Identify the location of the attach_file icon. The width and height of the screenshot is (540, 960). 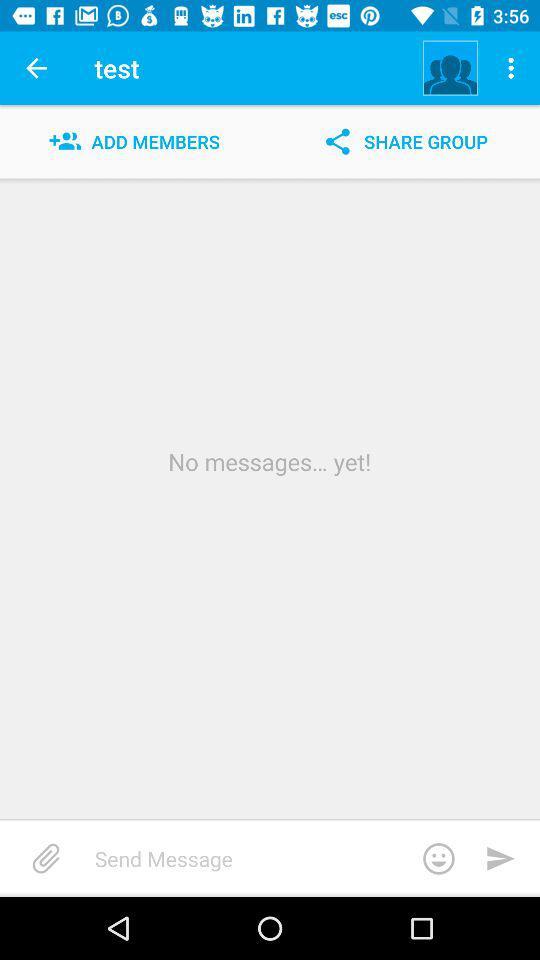
(46, 857).